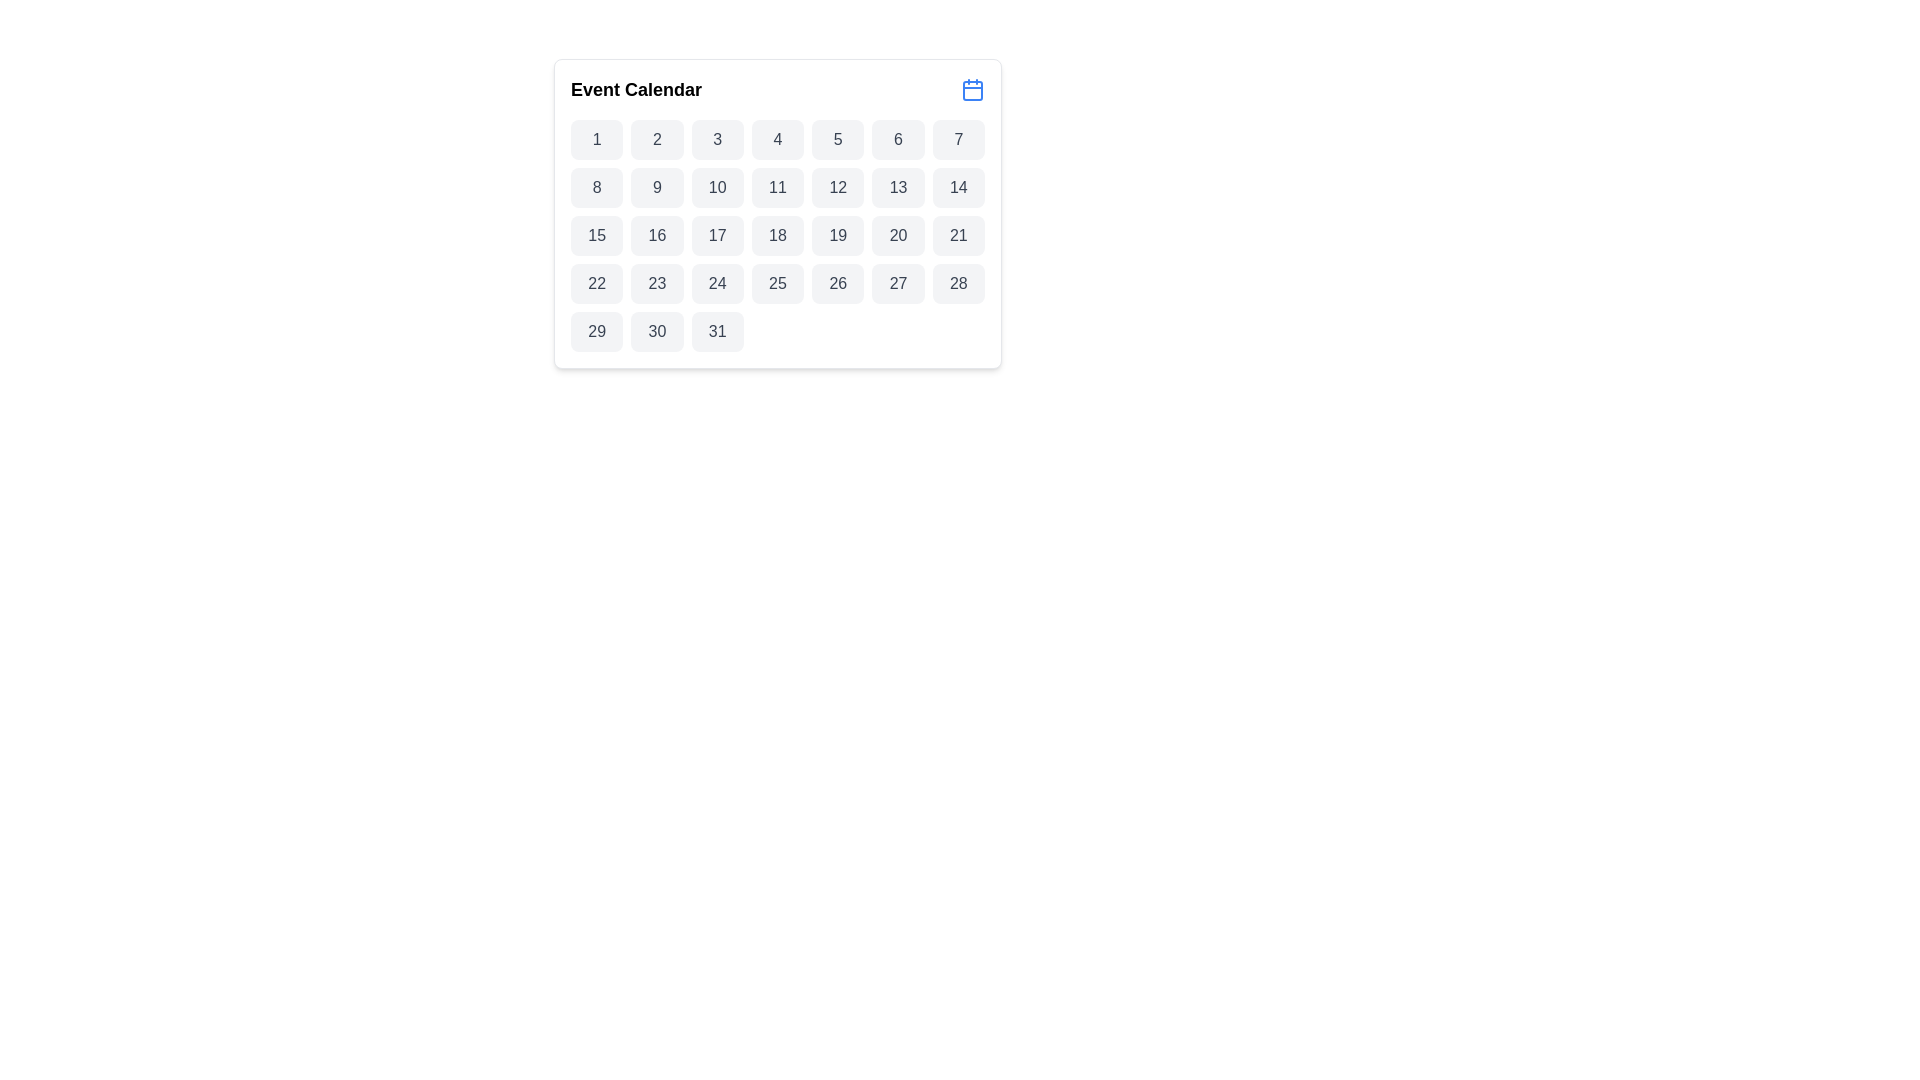  Describe the element at coordinates (776, 284) in the screenshot. I see `the selectable day button for the 25th day` at that location.